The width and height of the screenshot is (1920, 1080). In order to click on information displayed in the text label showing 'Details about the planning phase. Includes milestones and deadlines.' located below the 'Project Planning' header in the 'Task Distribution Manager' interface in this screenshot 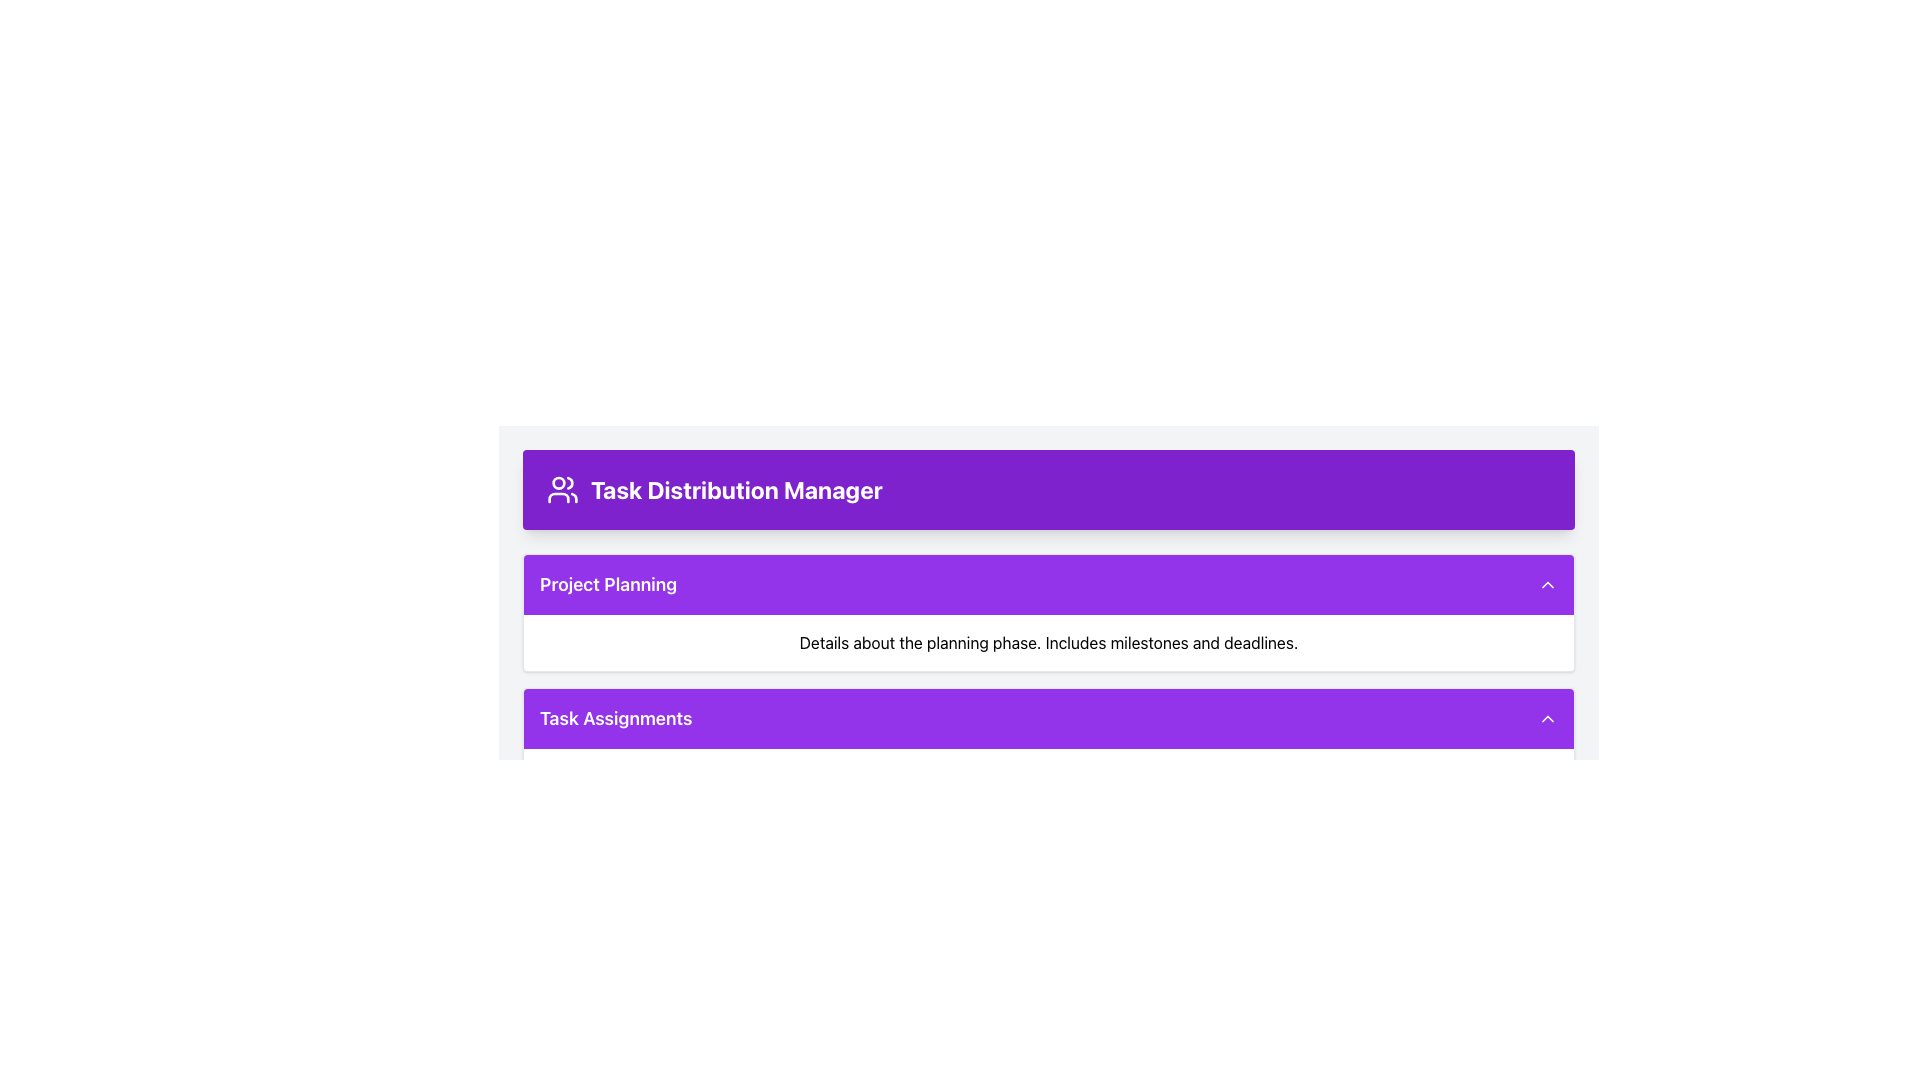, I will do `click(1048, 643)`.